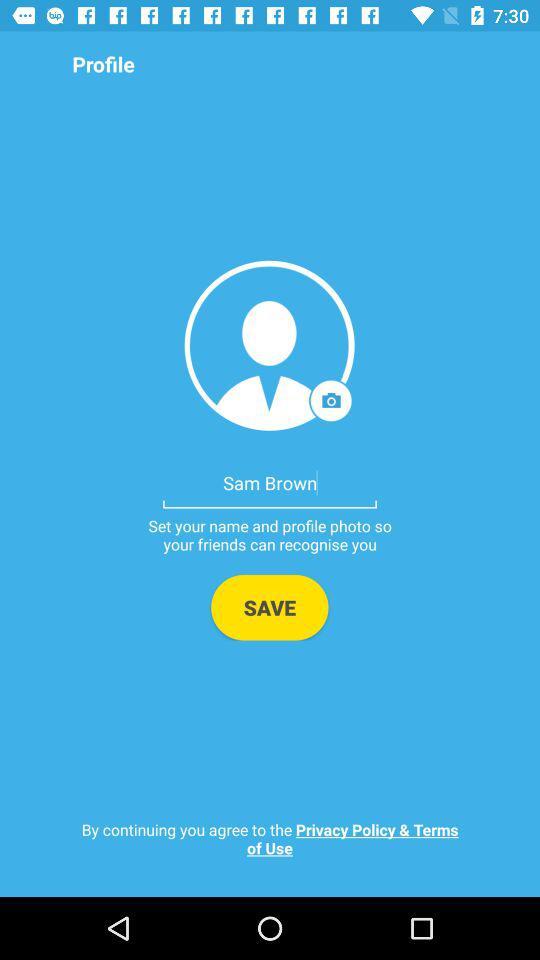  What do you see at coordinates (269, 345) in the screenshot?
I see `button to set a profile photo` at bounding box center [269, 345].